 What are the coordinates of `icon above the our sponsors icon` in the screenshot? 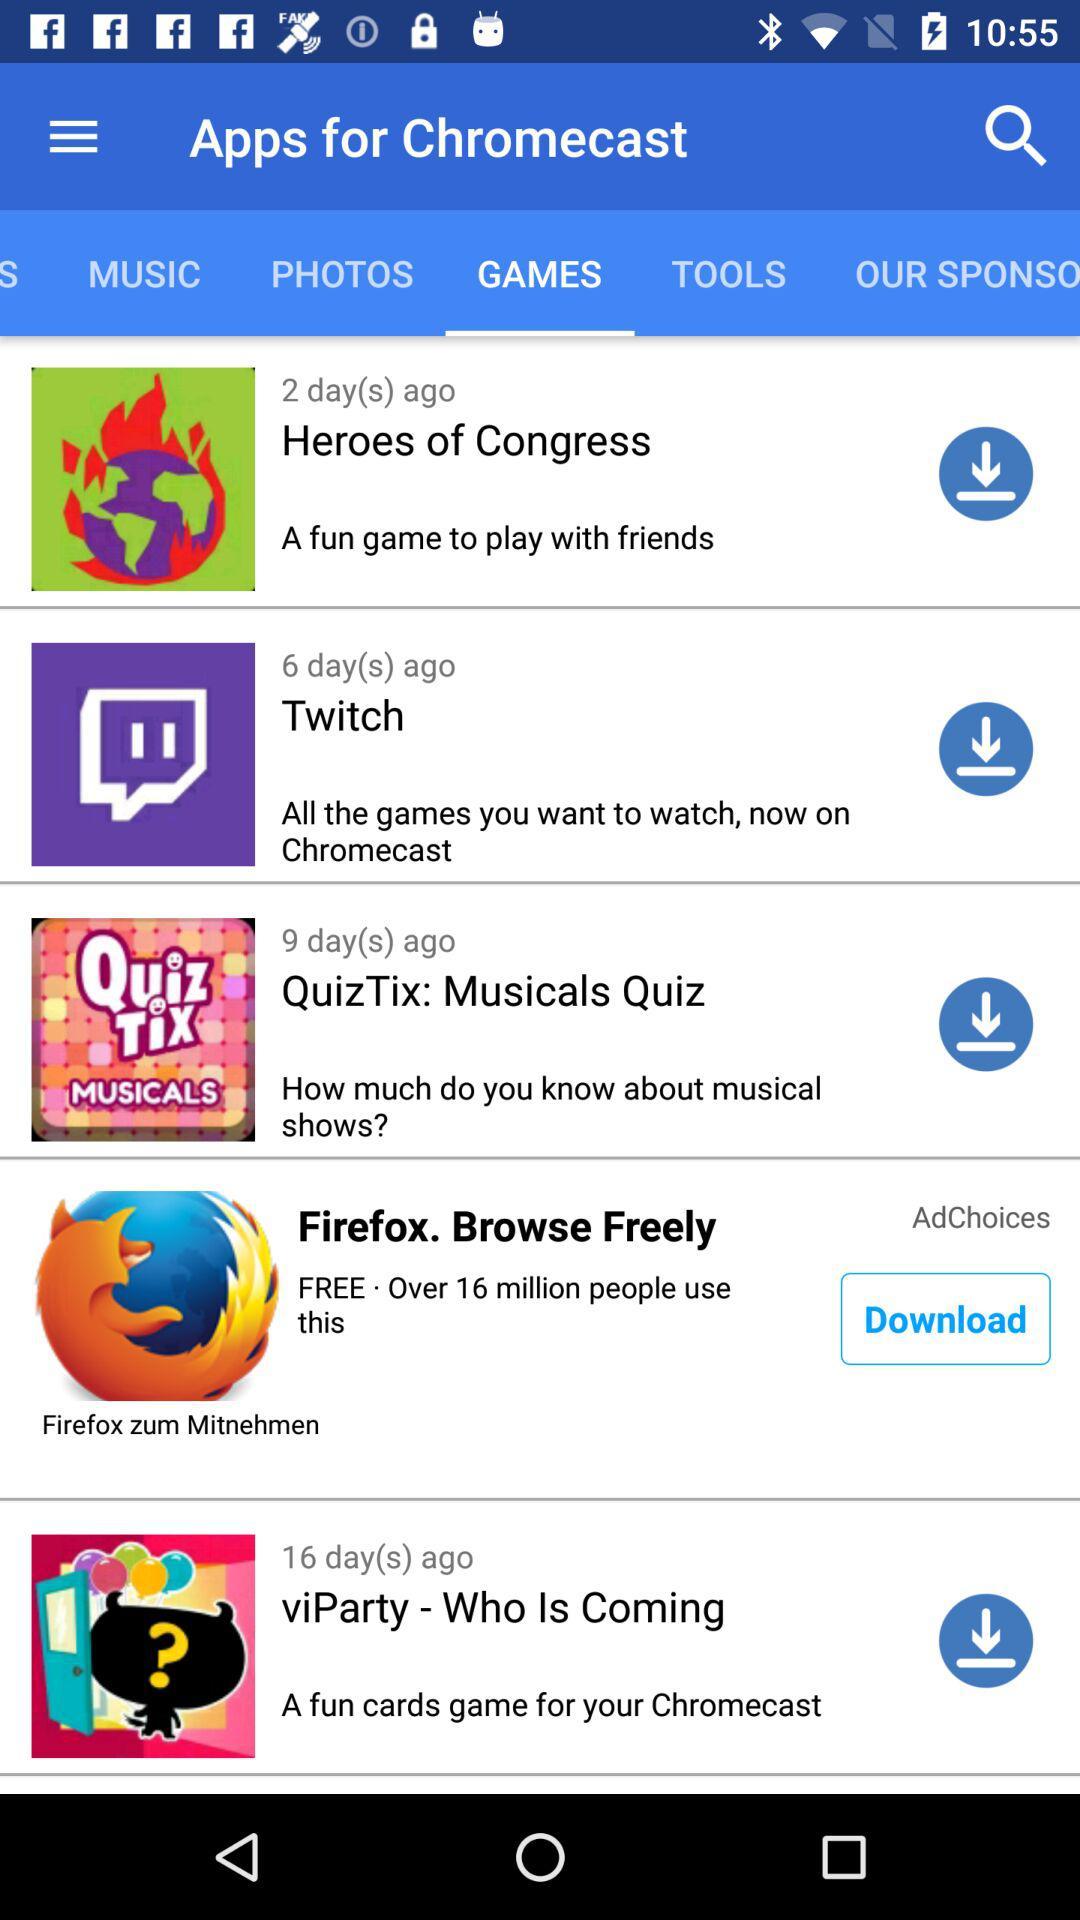 It's located at (1017, 135).